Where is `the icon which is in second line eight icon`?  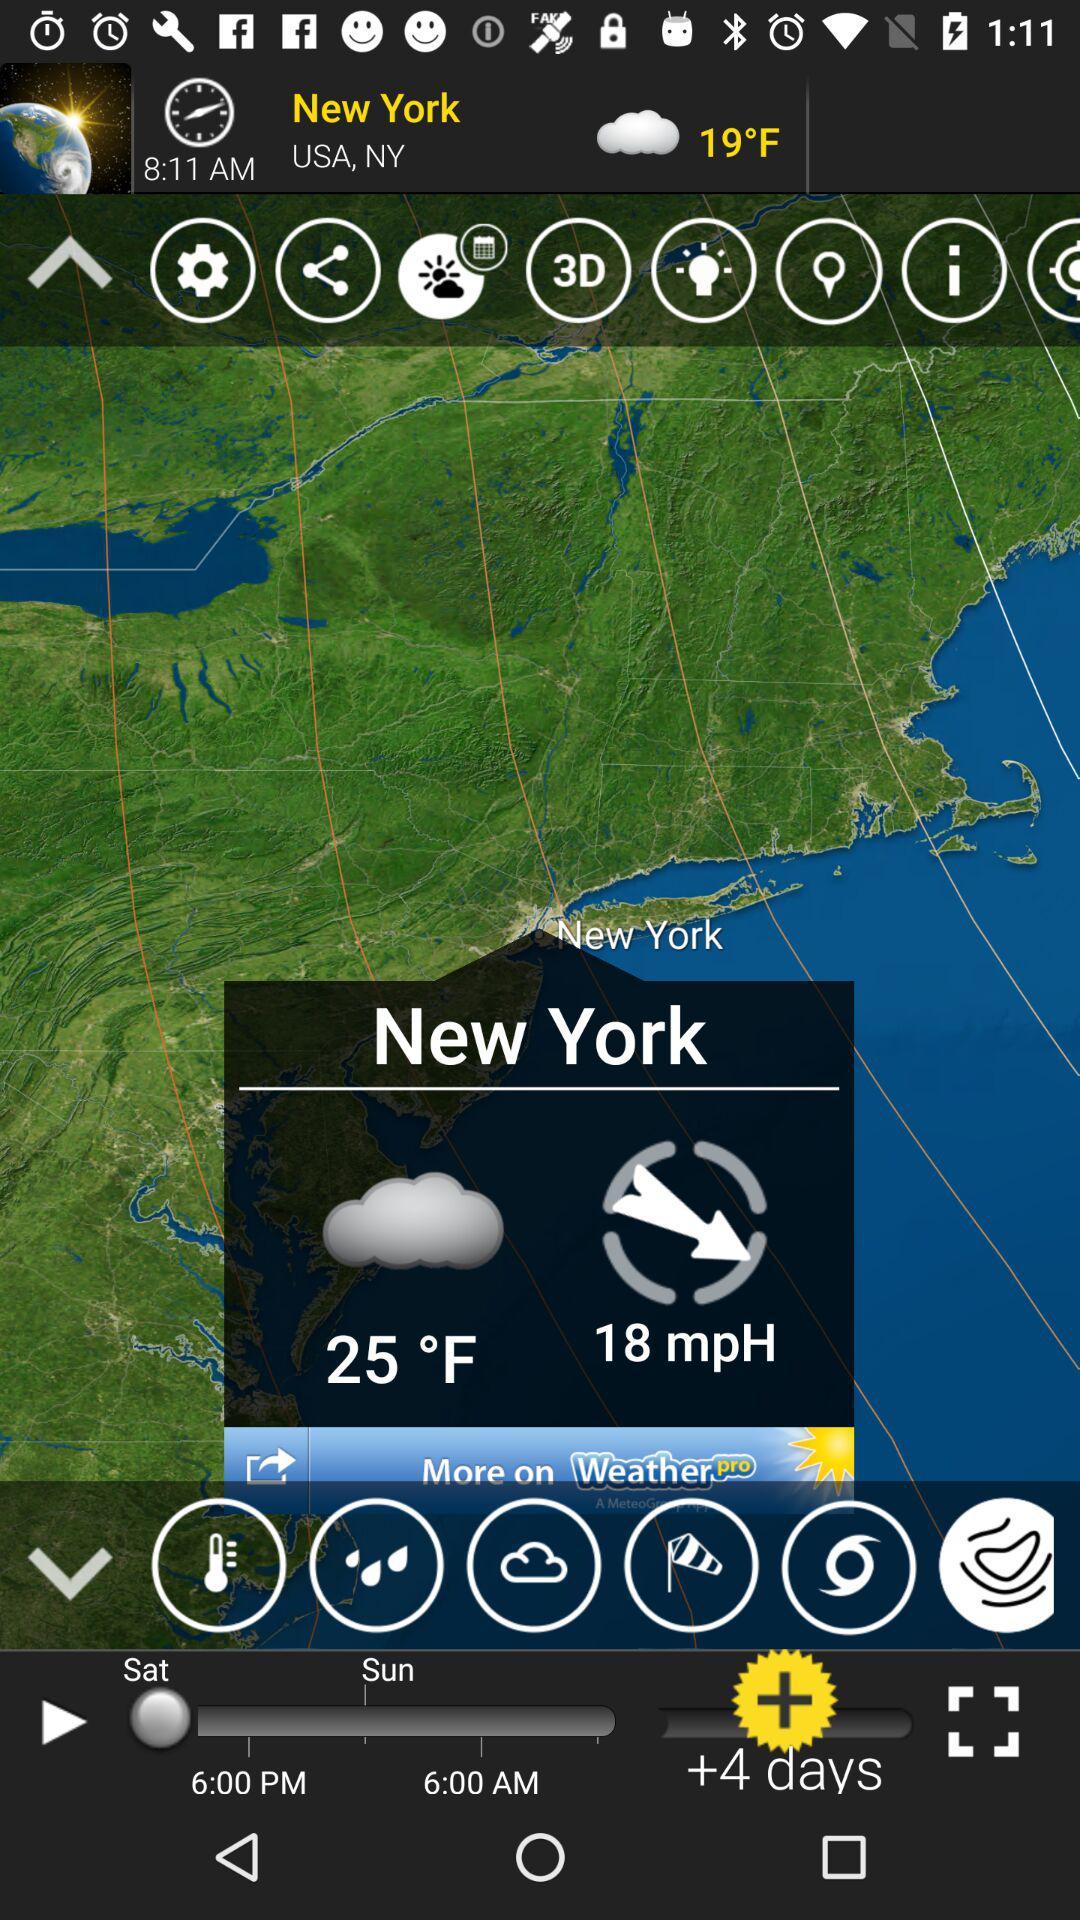
the icon which is in second line eight icon is located at coordinates (953, 269).